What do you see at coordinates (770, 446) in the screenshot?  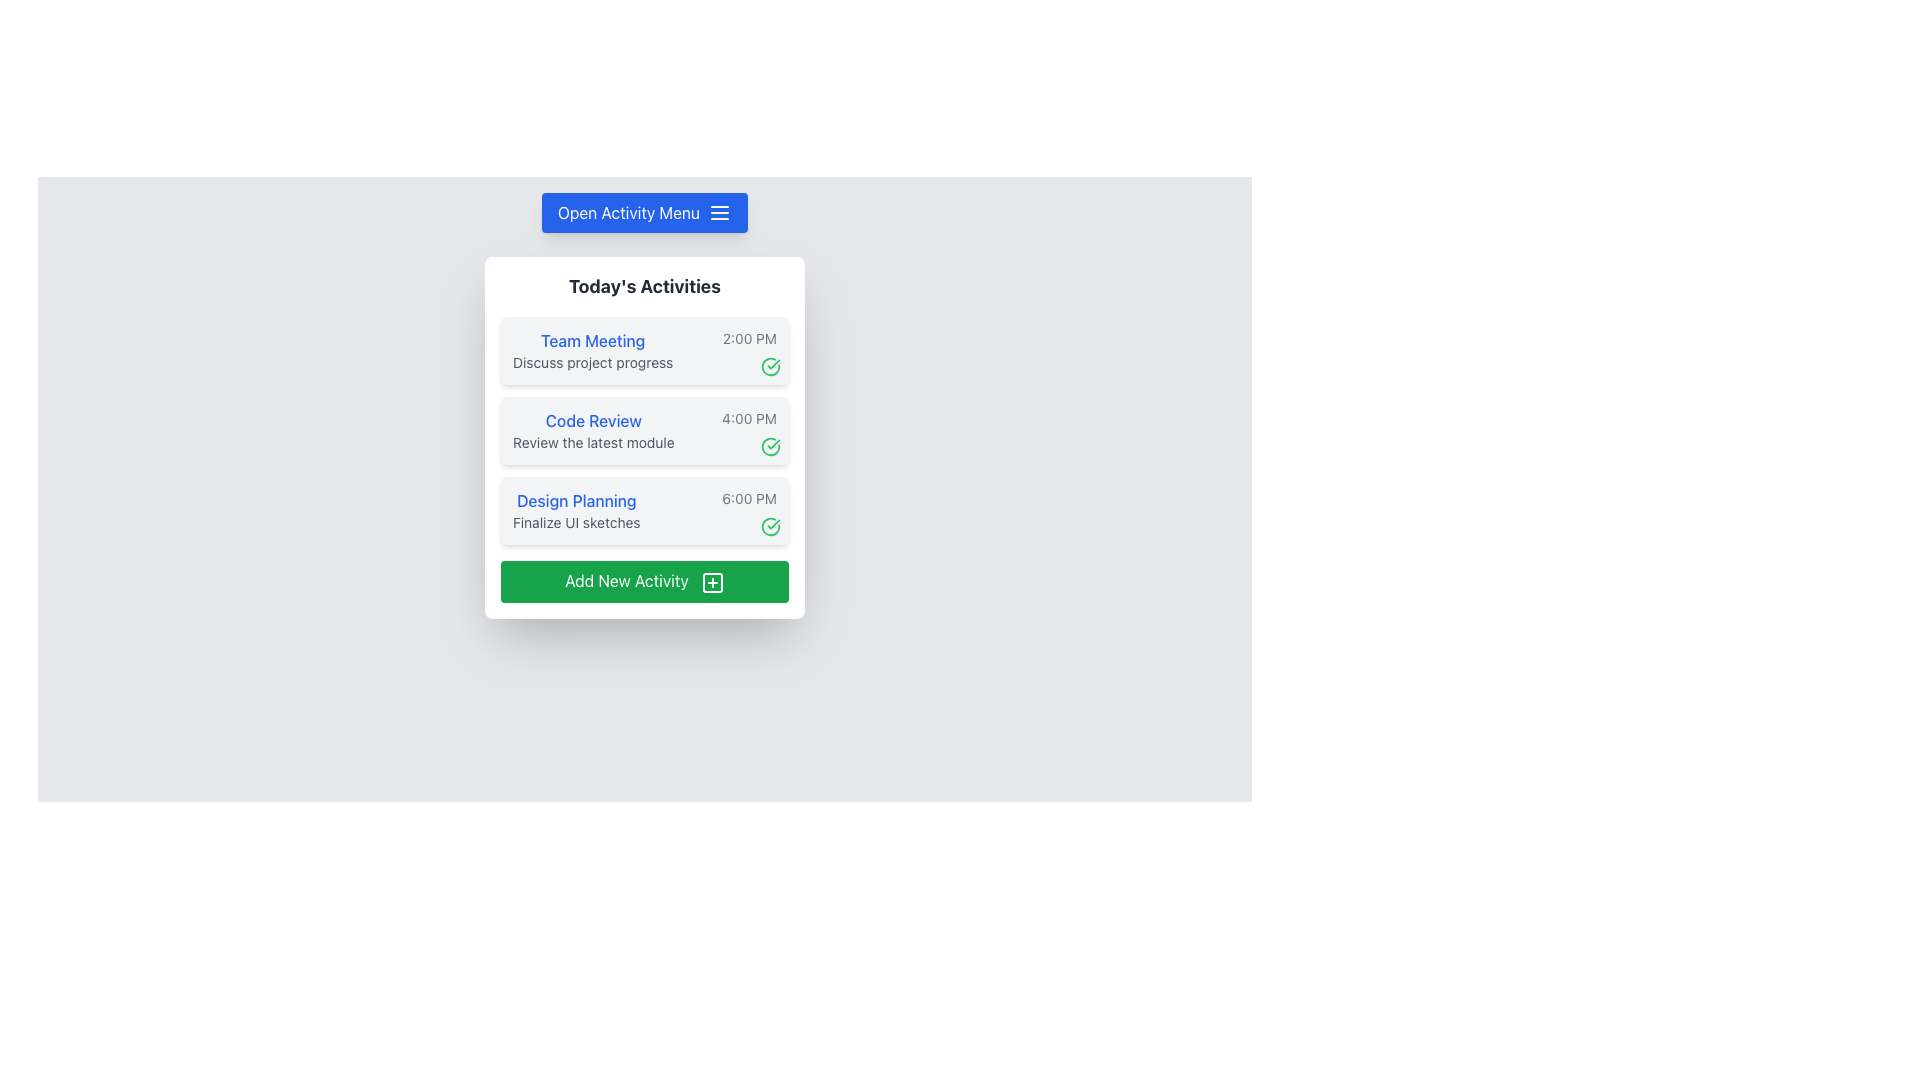 I see `the green circular icon with a checkmark inside it, located at the bottom-right corner of the 'Code Review' activity card` at bounding box center [770, 446].